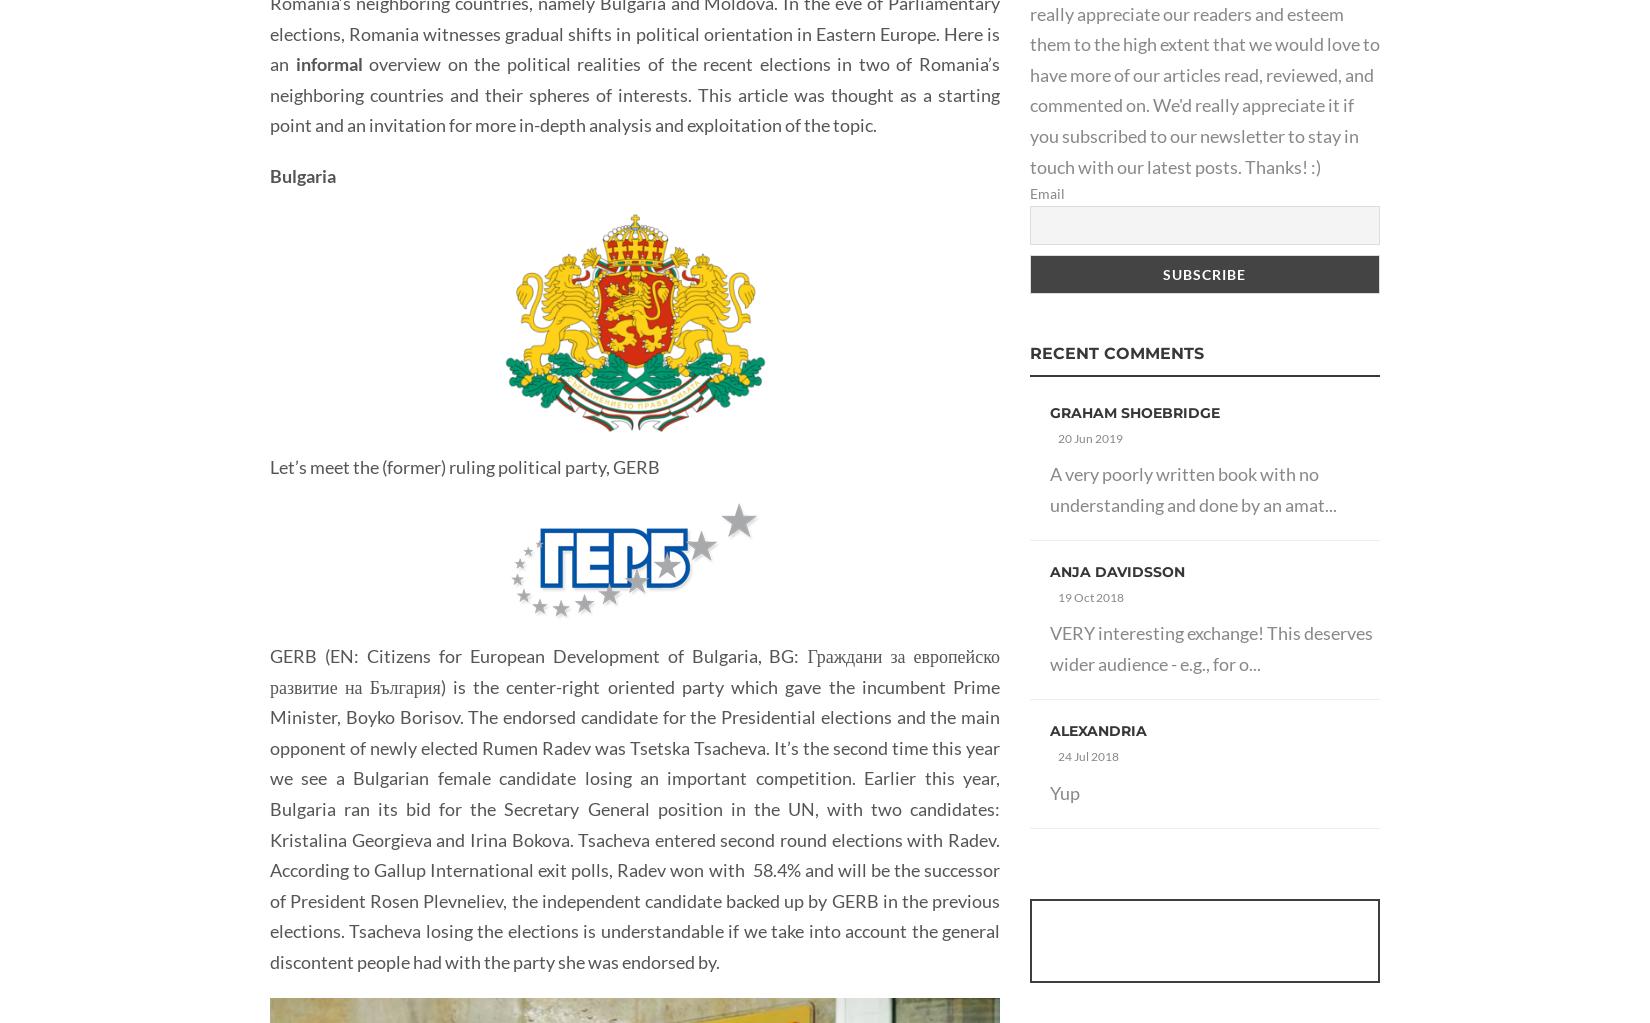 The height and width of the screenshot is (1023, 1650). What do you see at coordinates (1047, 193) in the screenshot?
I see `'Email'` at bounding box center [1047, 193].